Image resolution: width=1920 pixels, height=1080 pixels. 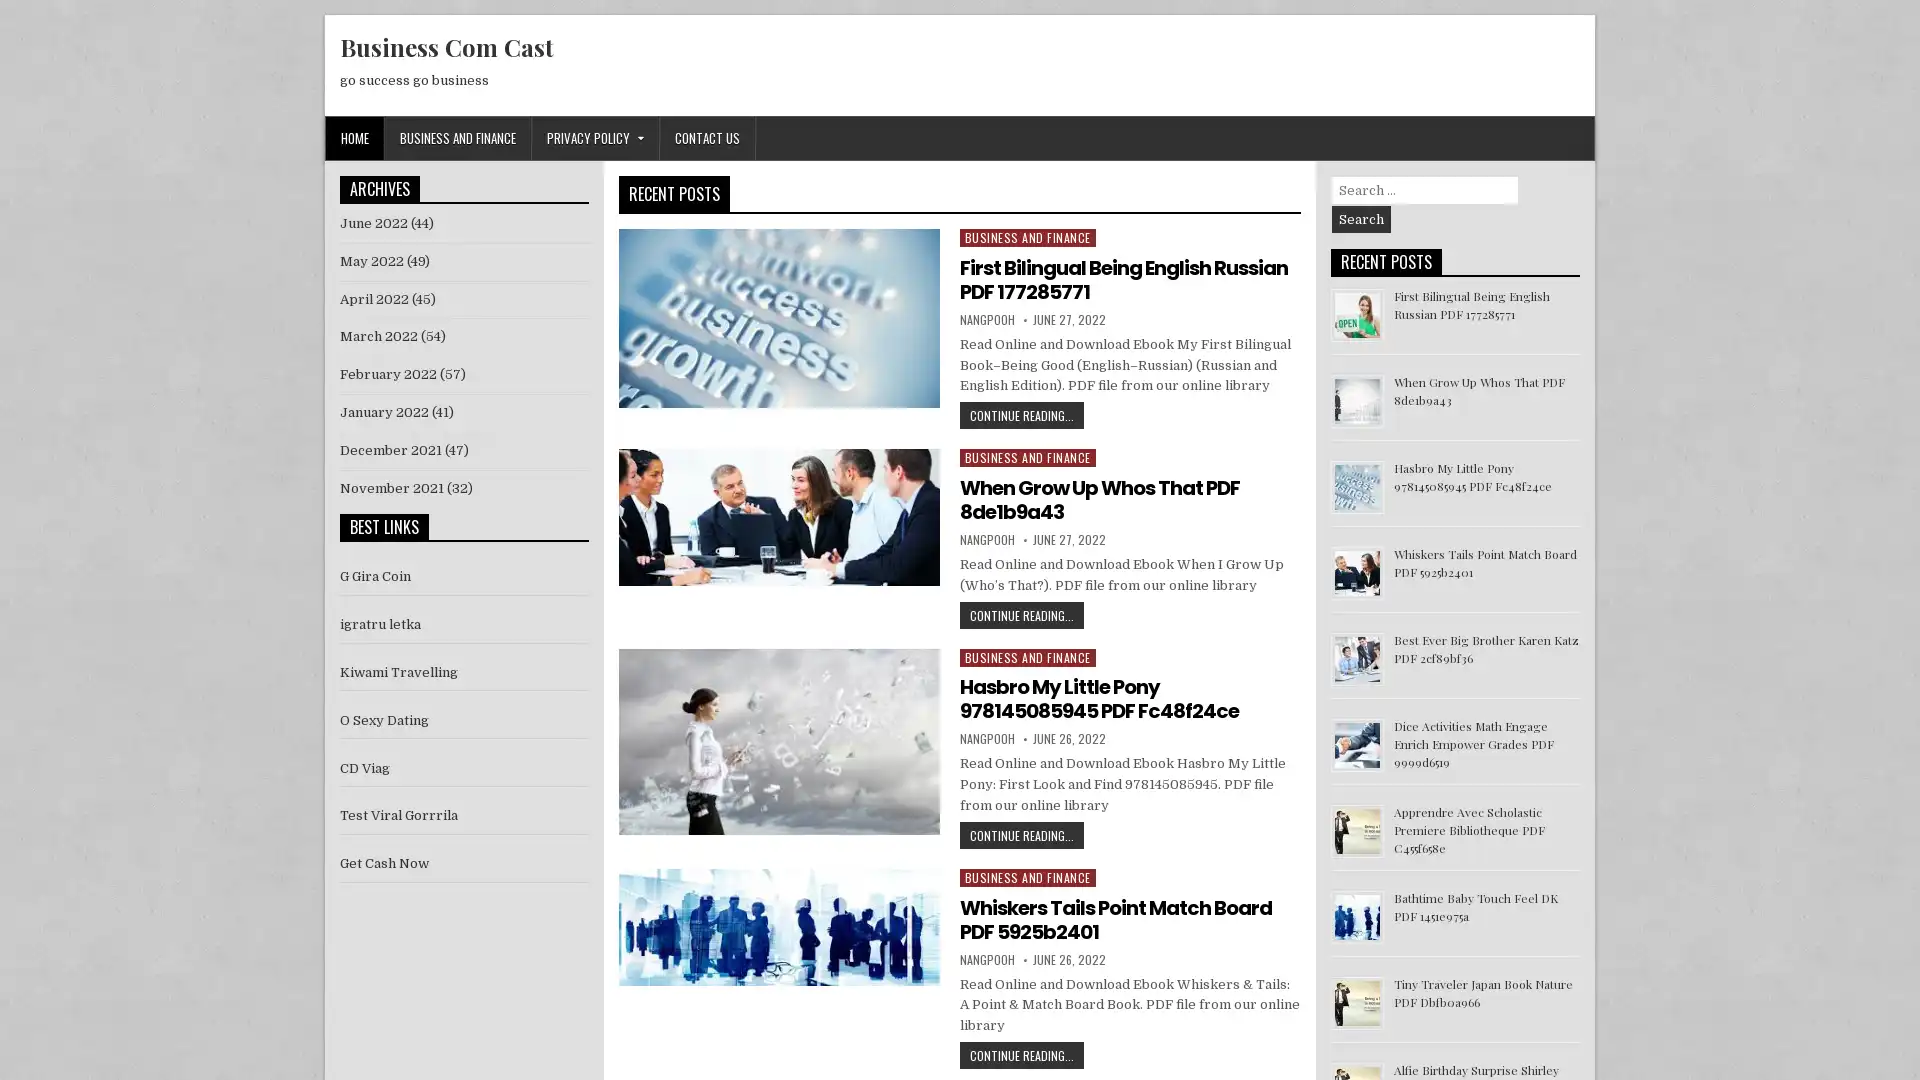 I want to click on Search, so click(x=1360, y=219).